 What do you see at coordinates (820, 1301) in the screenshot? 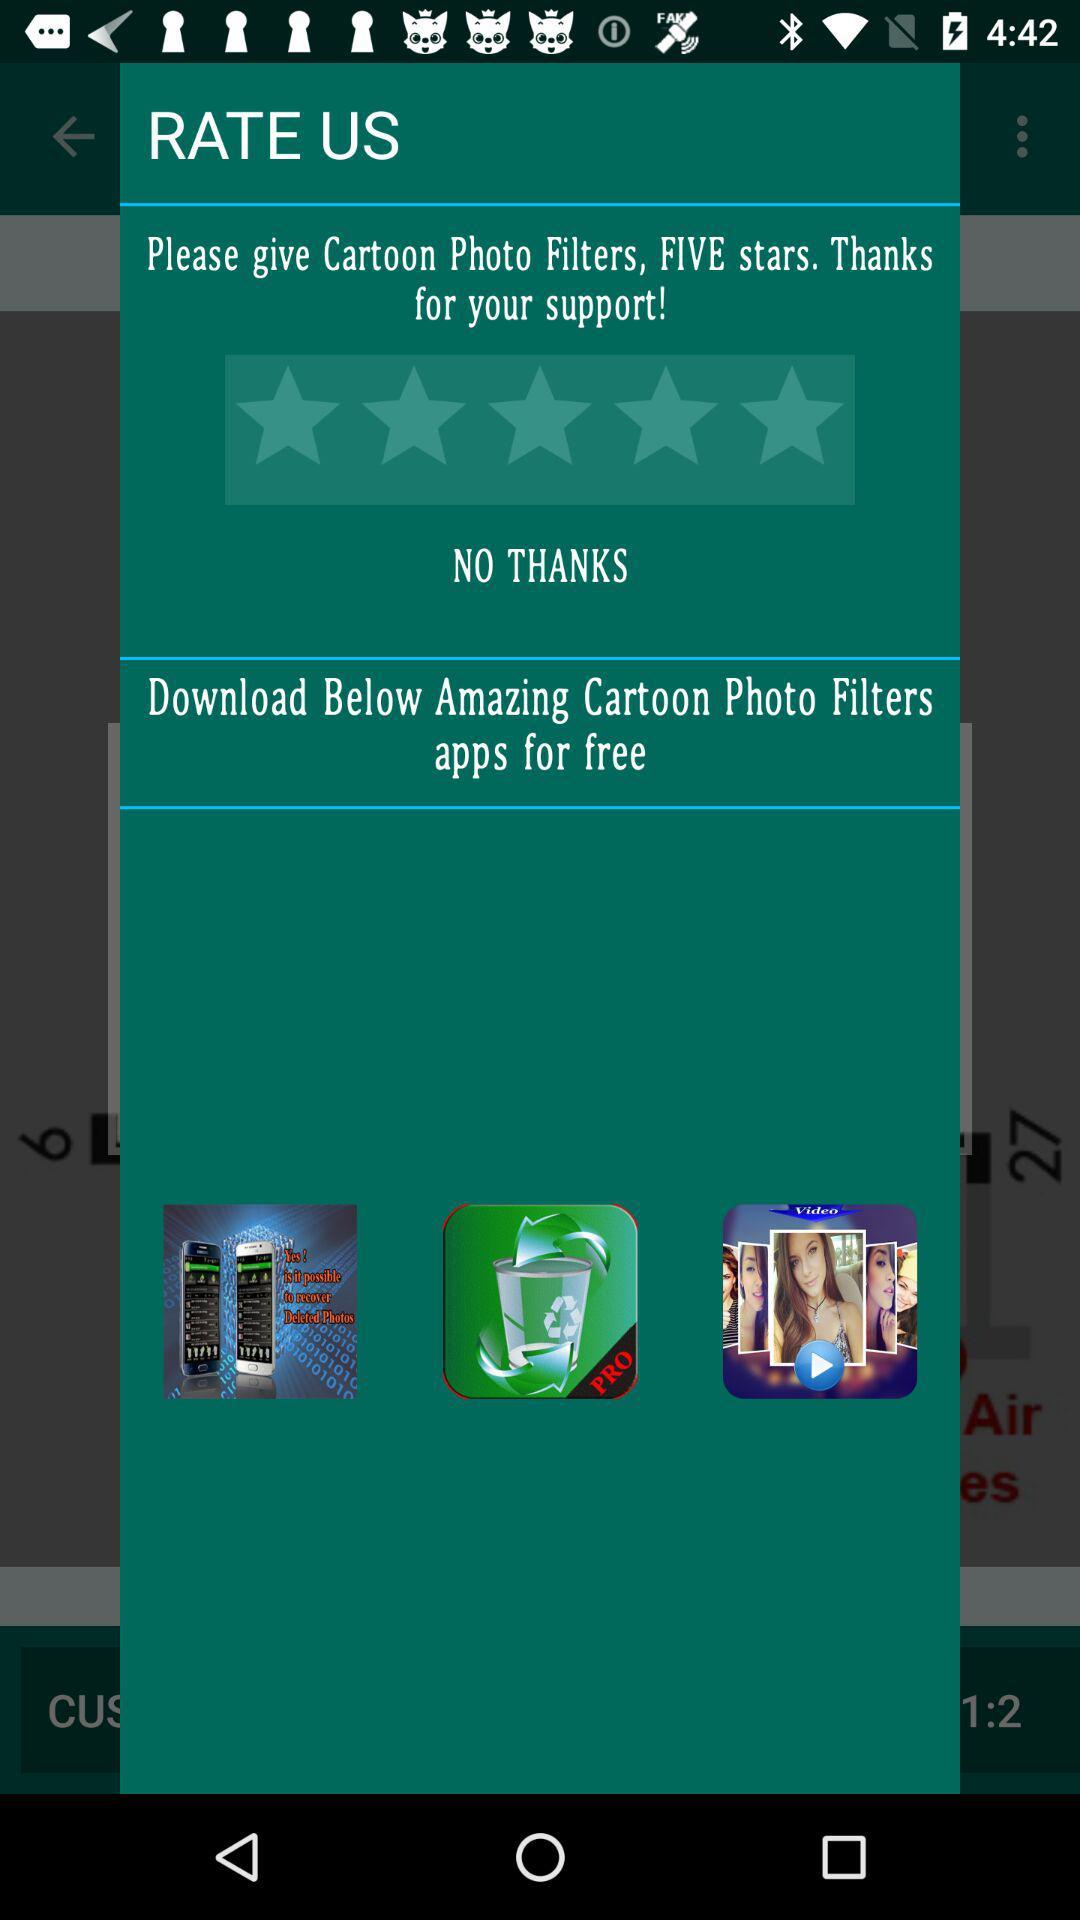
I see `this app to download` at bounding box center [820, 1301].